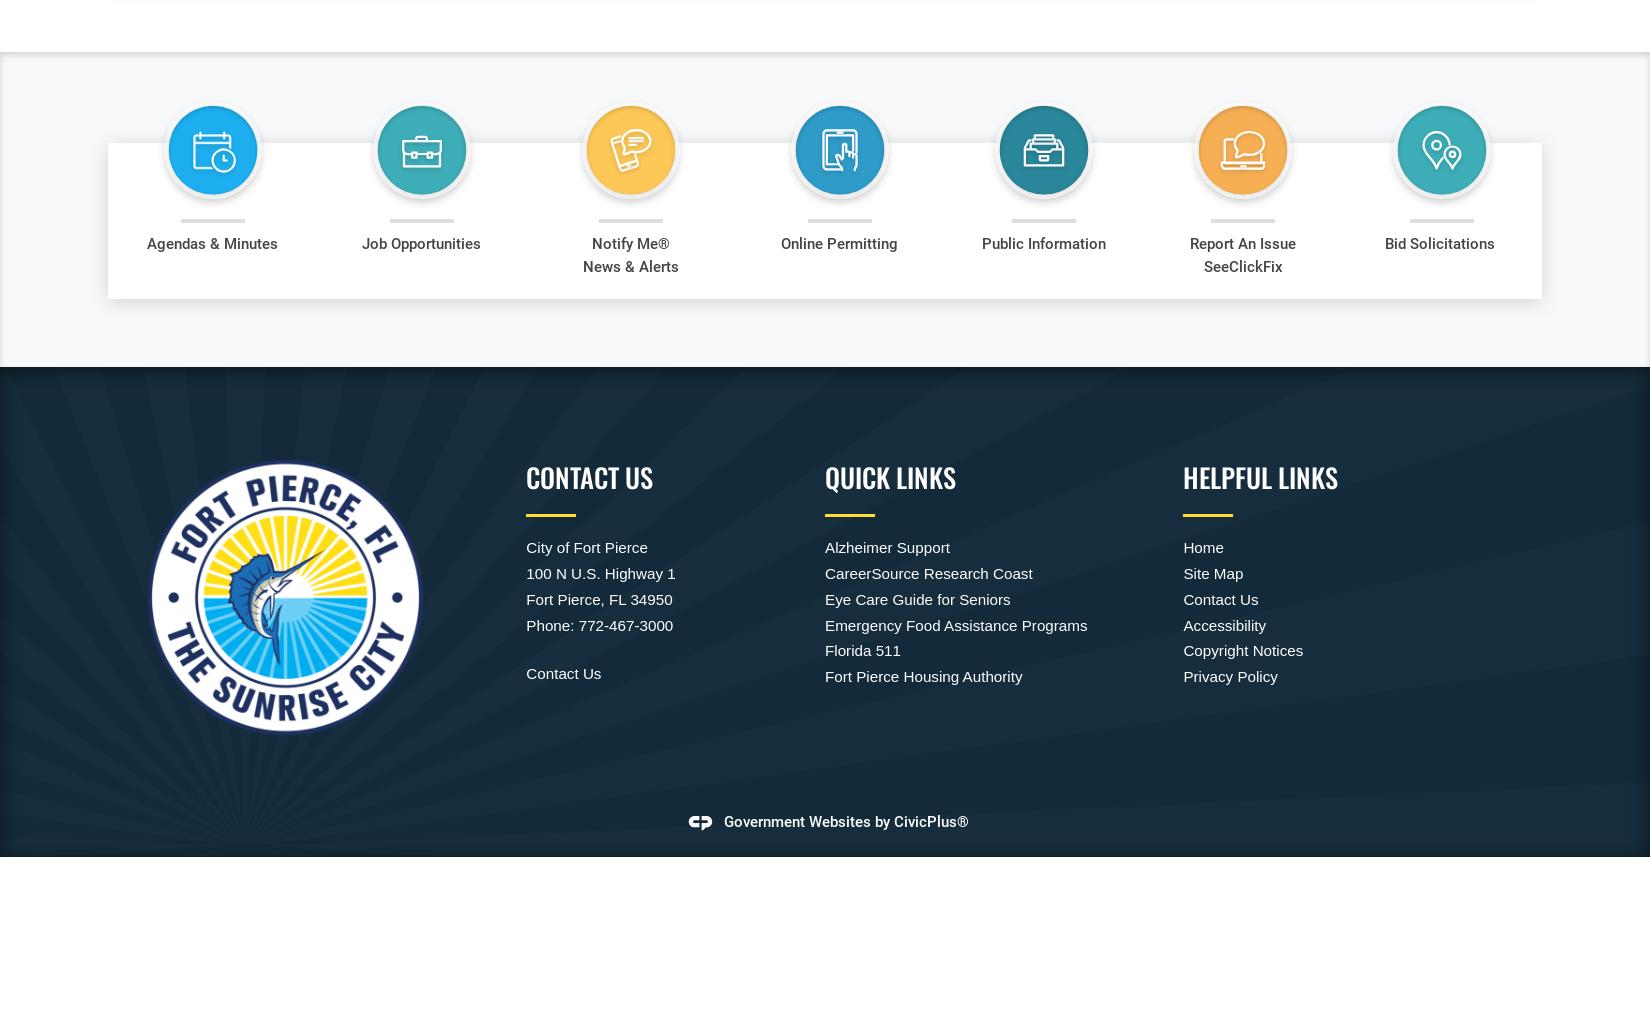  I want to click on 'Home', so click(1203, 547).